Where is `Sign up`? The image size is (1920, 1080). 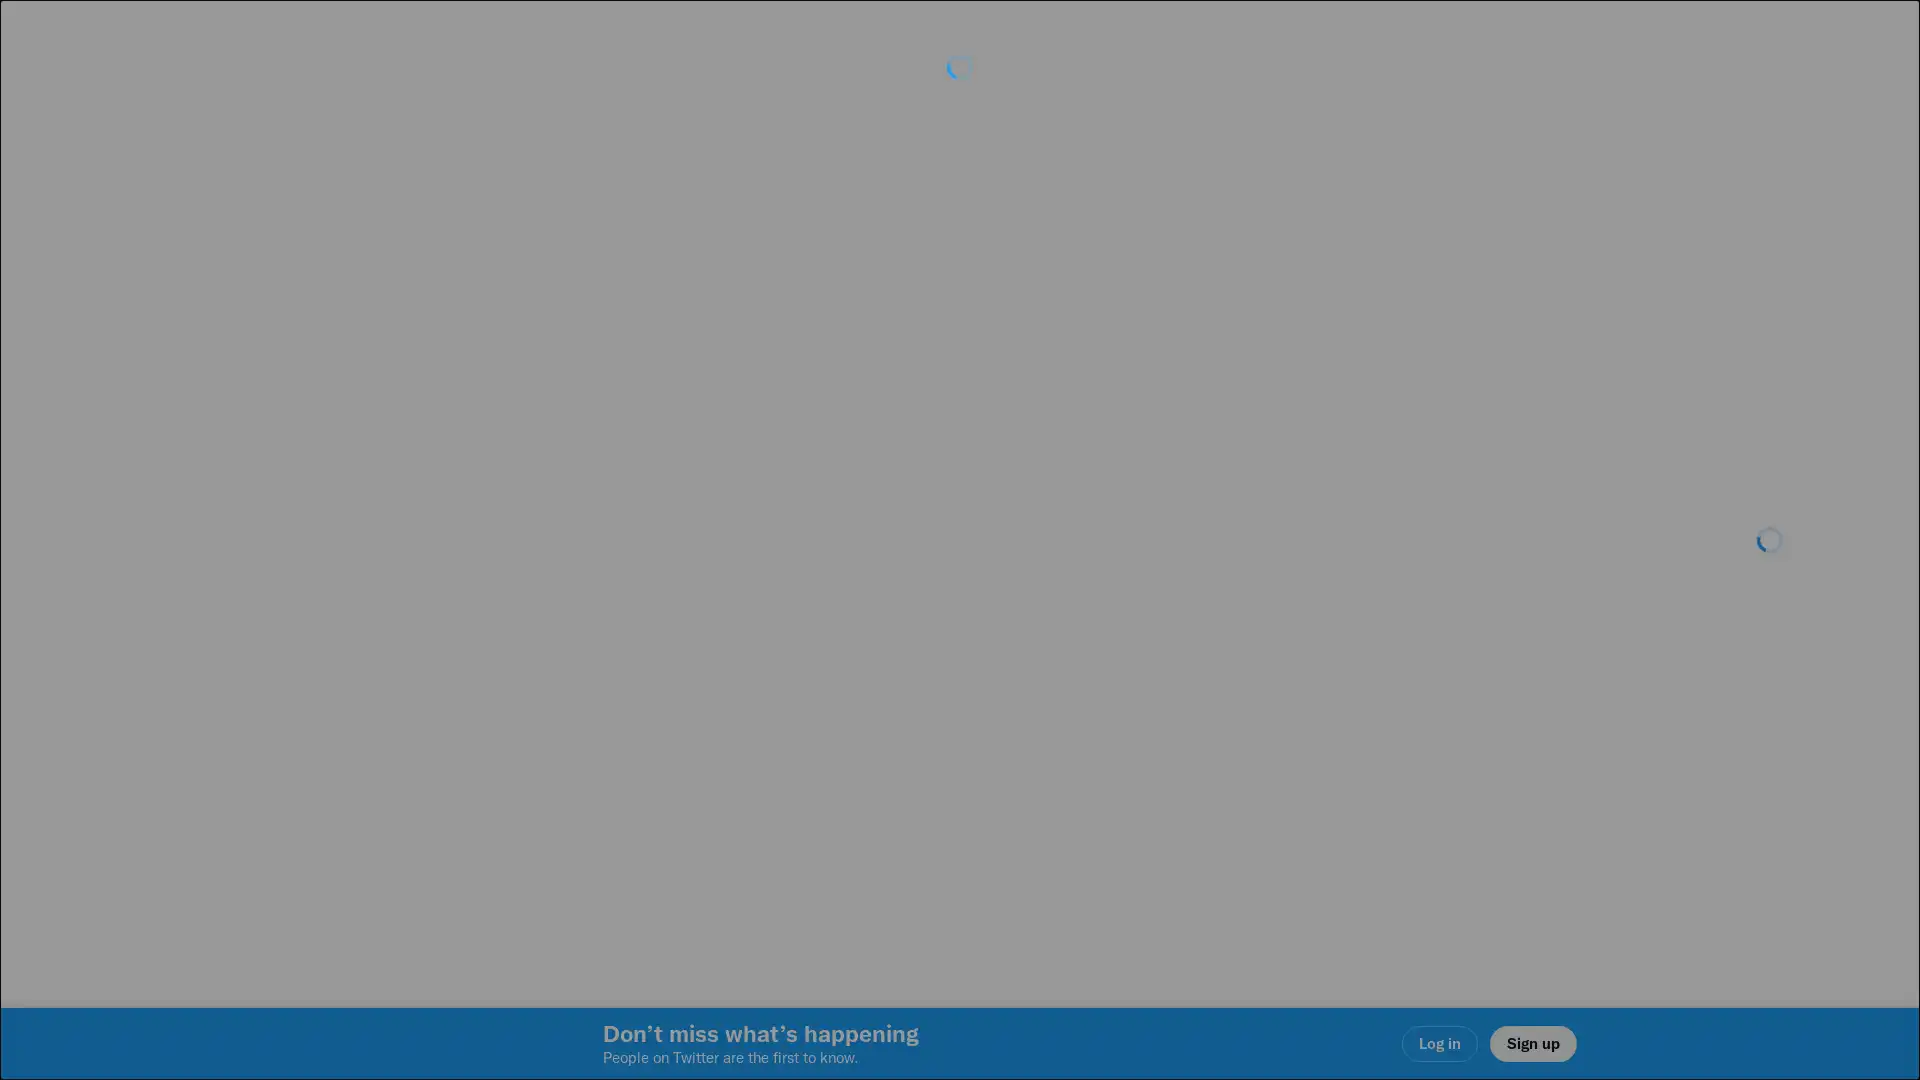
Sign up is located at coordinates (722, 681).